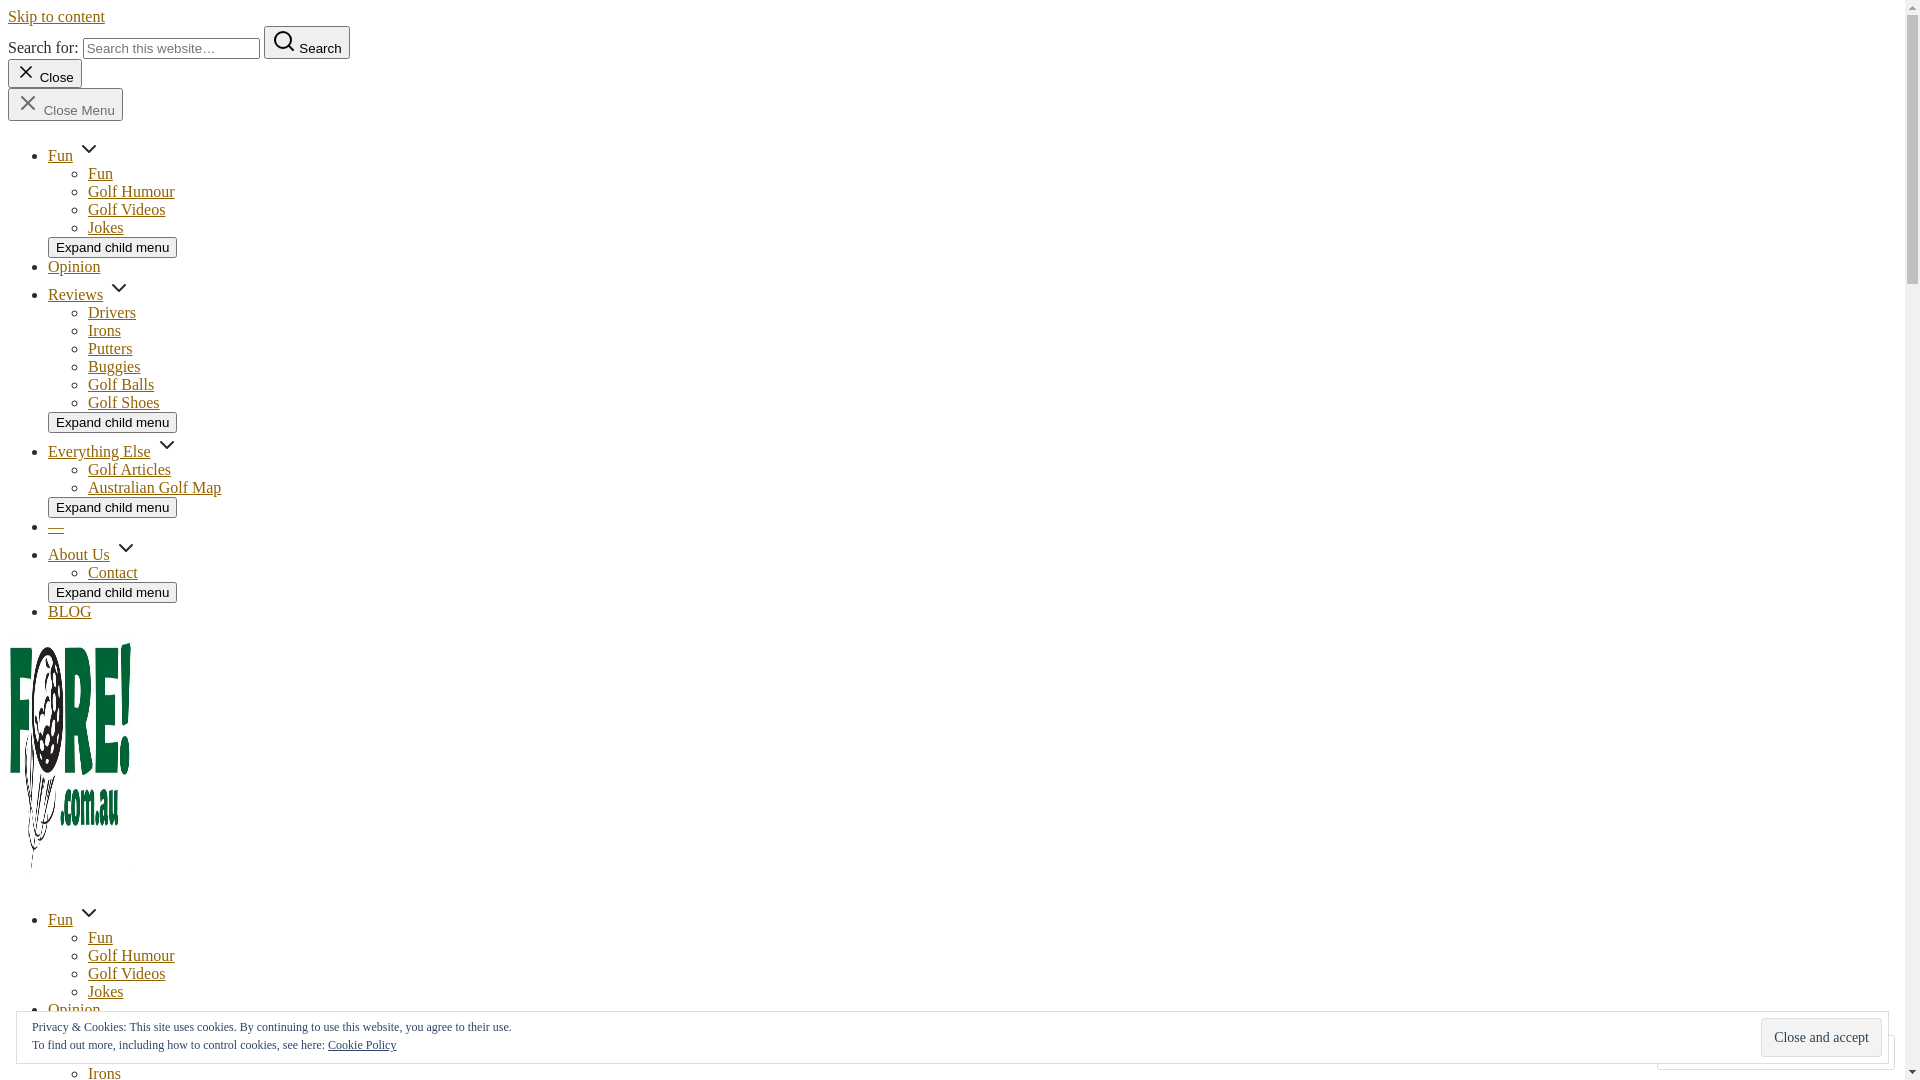  What do you see at coordinates (56, 16) in the screenshot?
I see `'Skip to content'` at bounding box center [56, 16].